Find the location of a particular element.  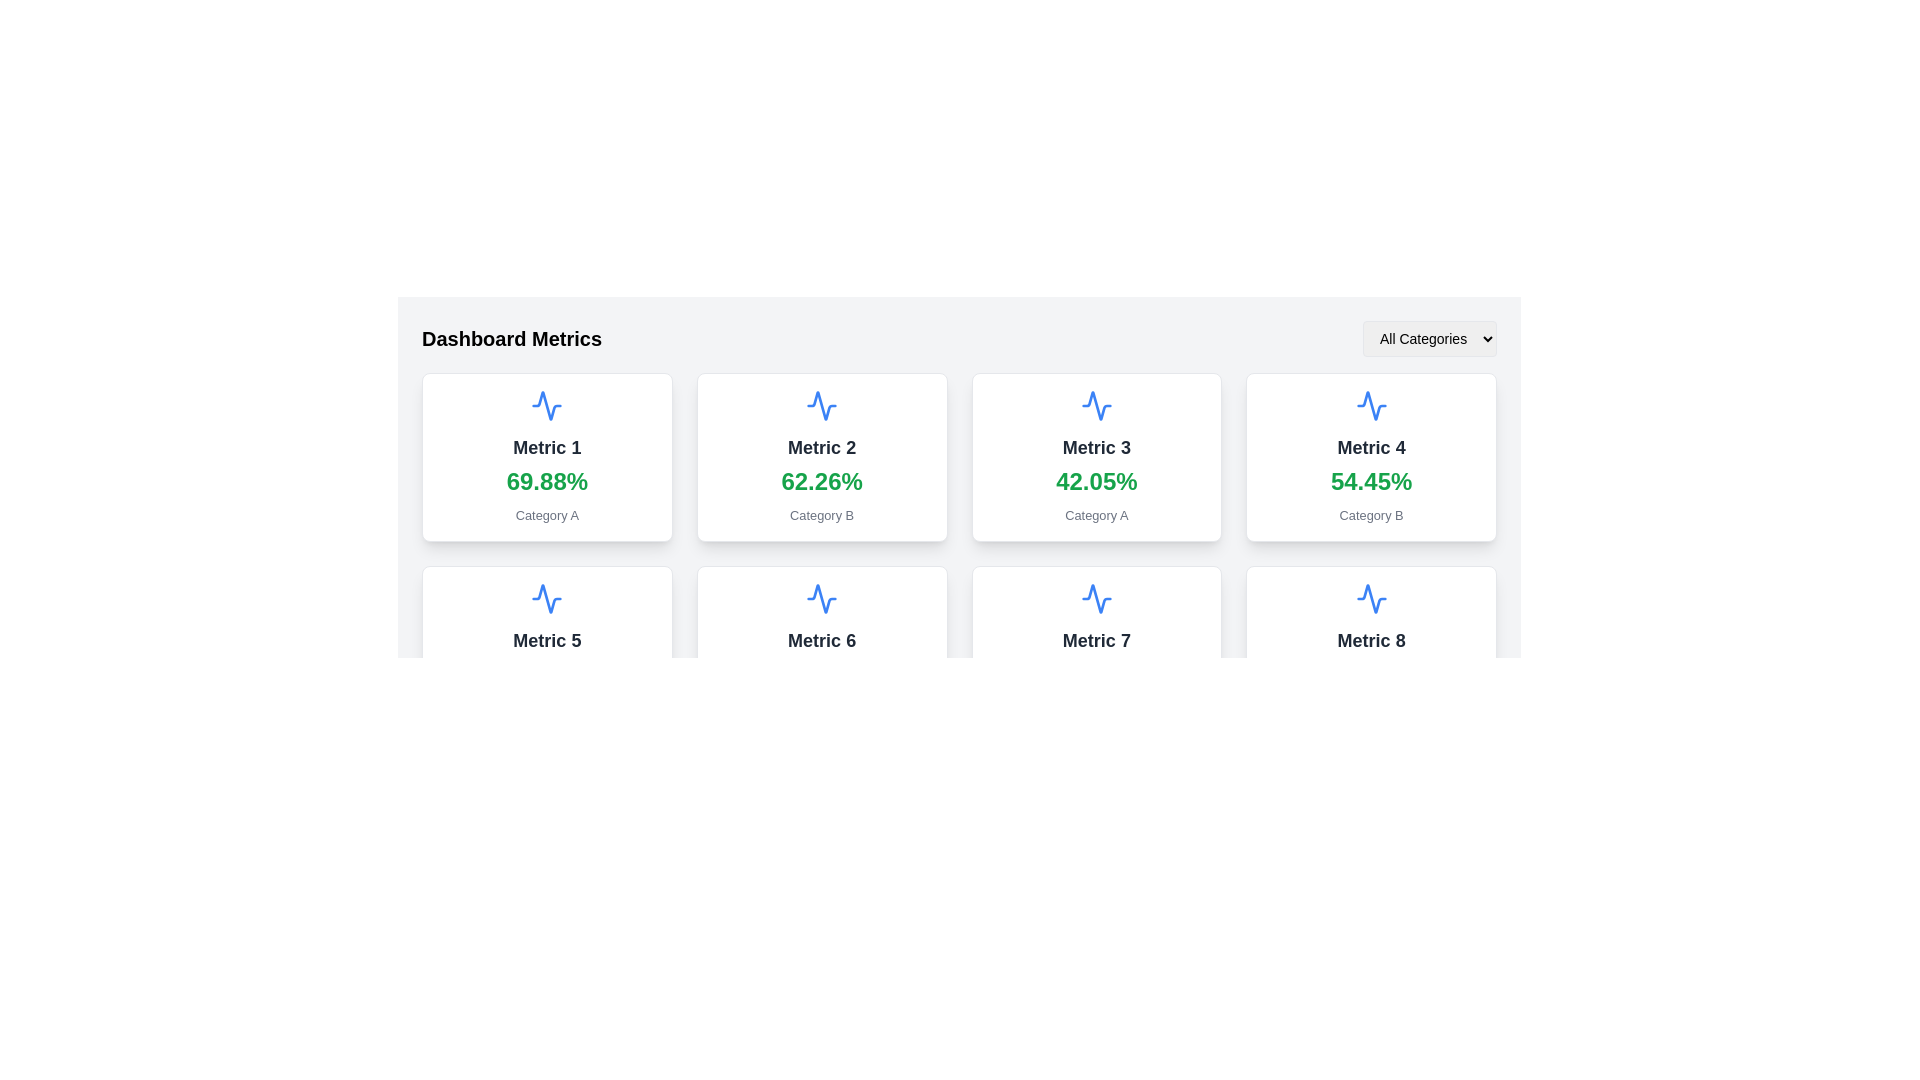

metric properties from the analytical card located in the second row, first column of the grid layout, positioned below 'Metric 1' and to the left of 'Metric 6' is located at coordinates (547, 650).